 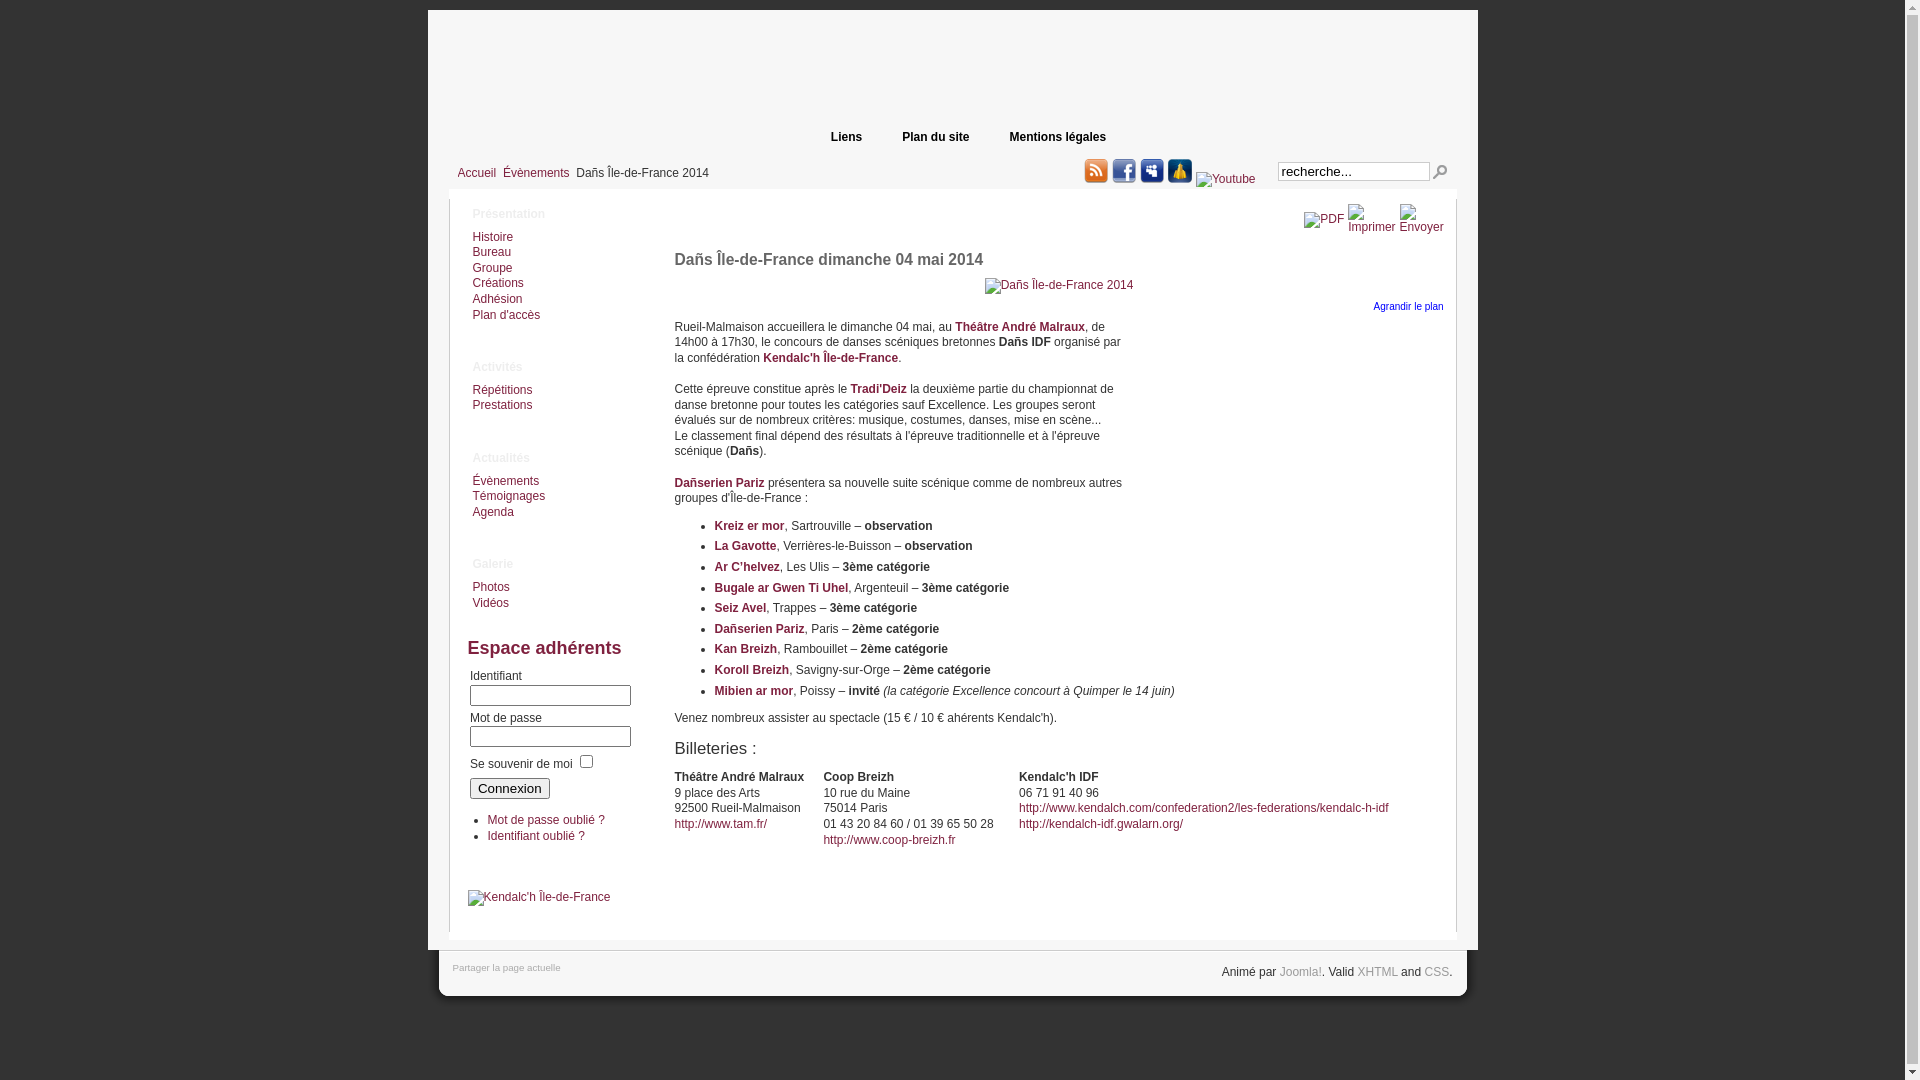 What do you see at coordinates (1376, 971) in the screenshot?
I see `'XHTML'` at bounding box center [1376, 971].